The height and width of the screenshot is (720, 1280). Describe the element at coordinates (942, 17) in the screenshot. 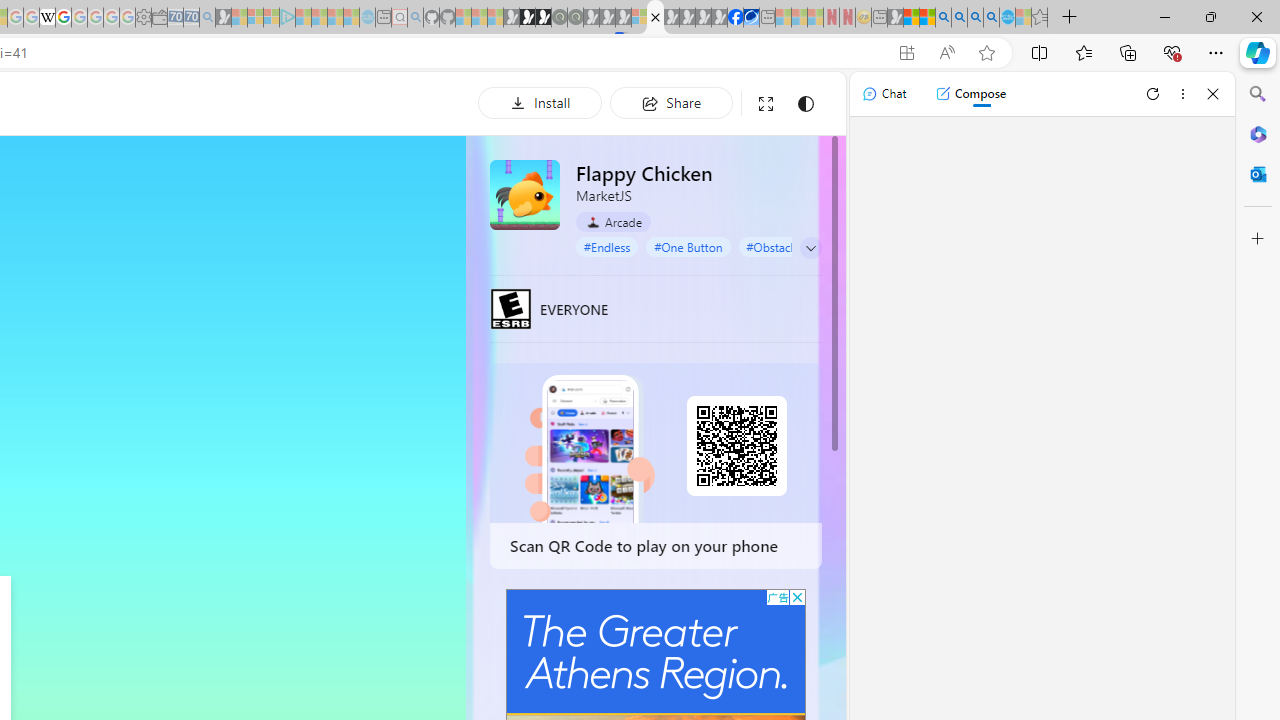

I see `'Bing AI - Search'` at that location.